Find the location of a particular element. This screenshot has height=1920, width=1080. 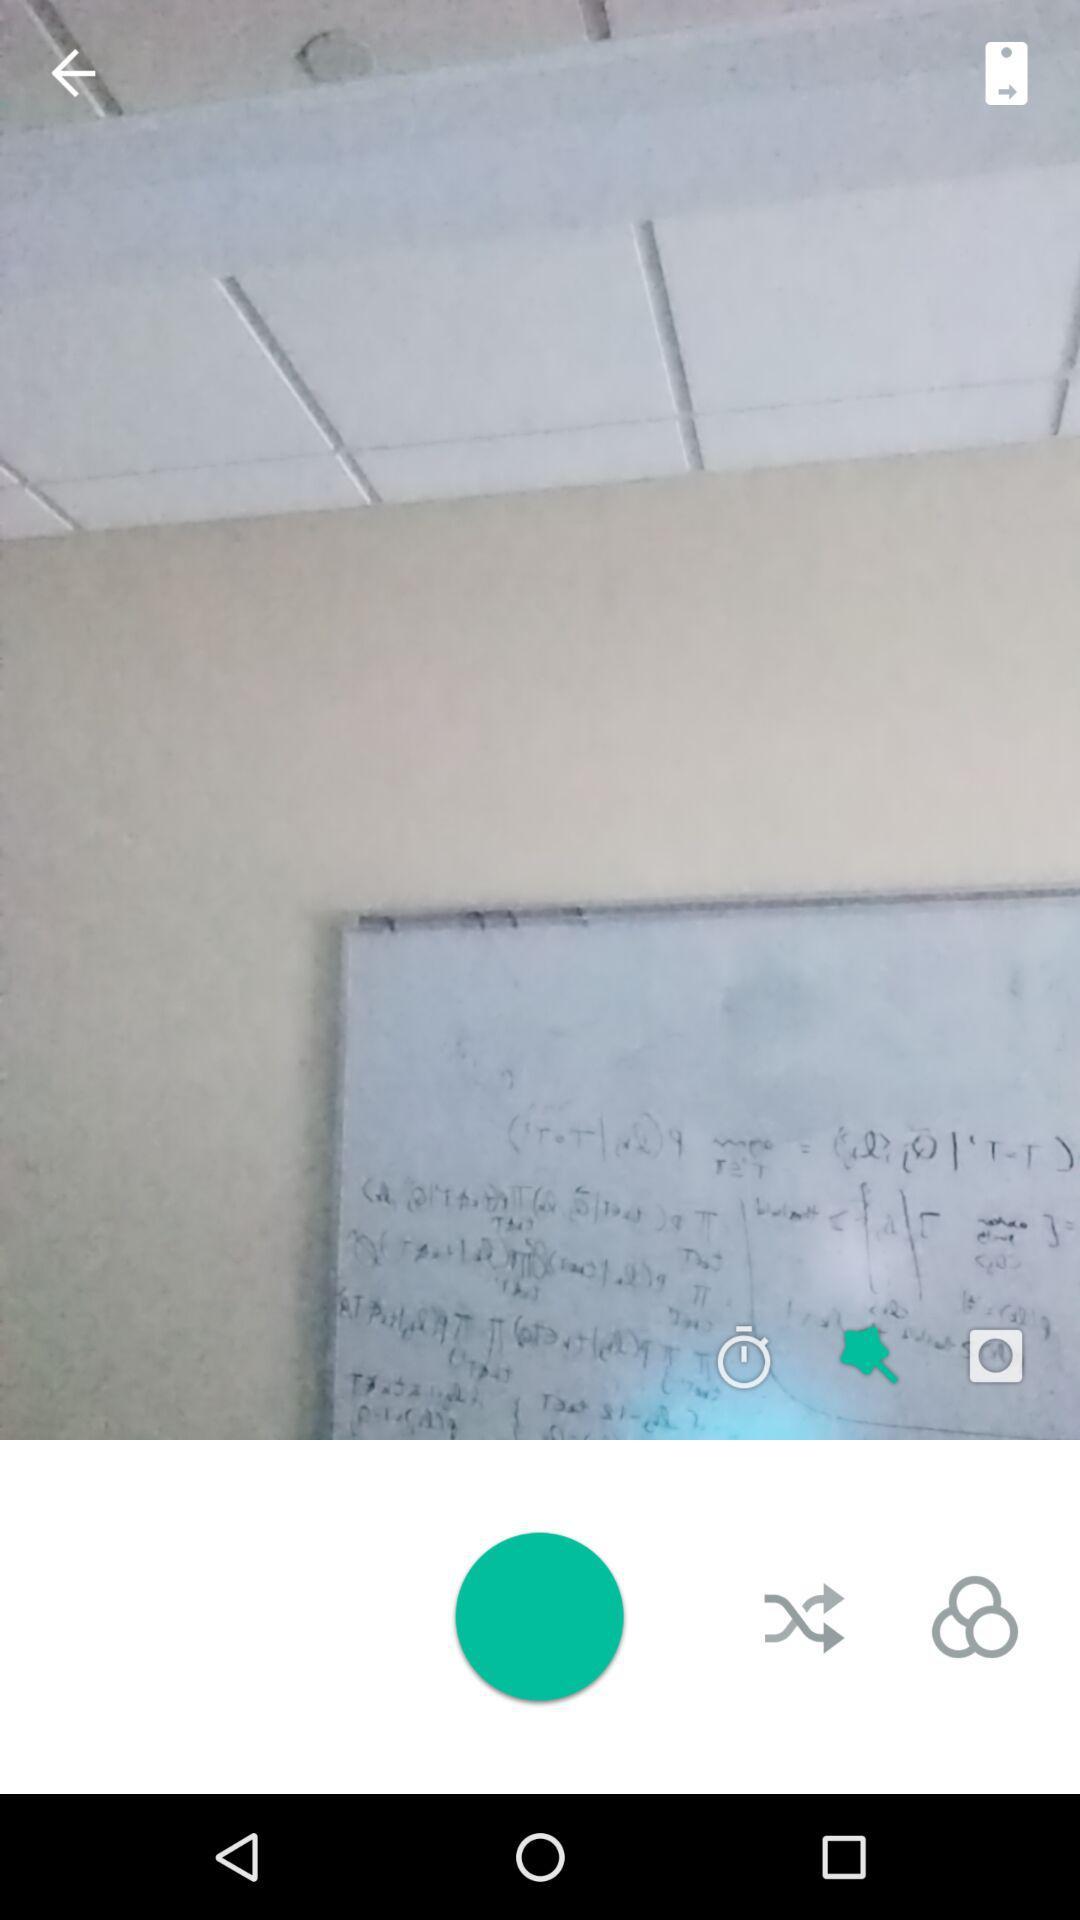

take picture is located at coordinates (538, 1616).